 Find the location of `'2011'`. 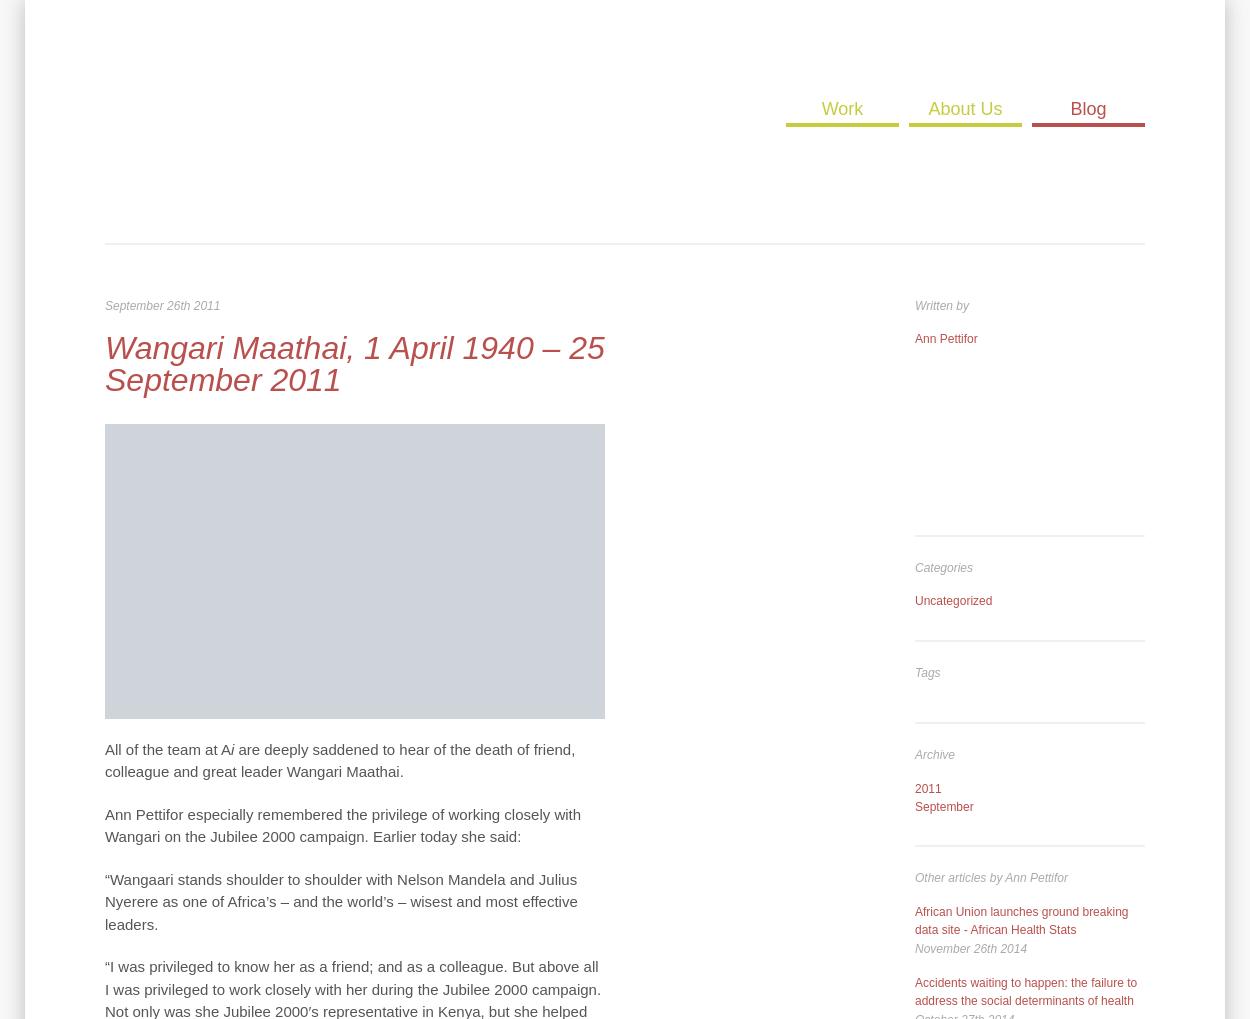

'2011' is located at coordinates (927, 786).